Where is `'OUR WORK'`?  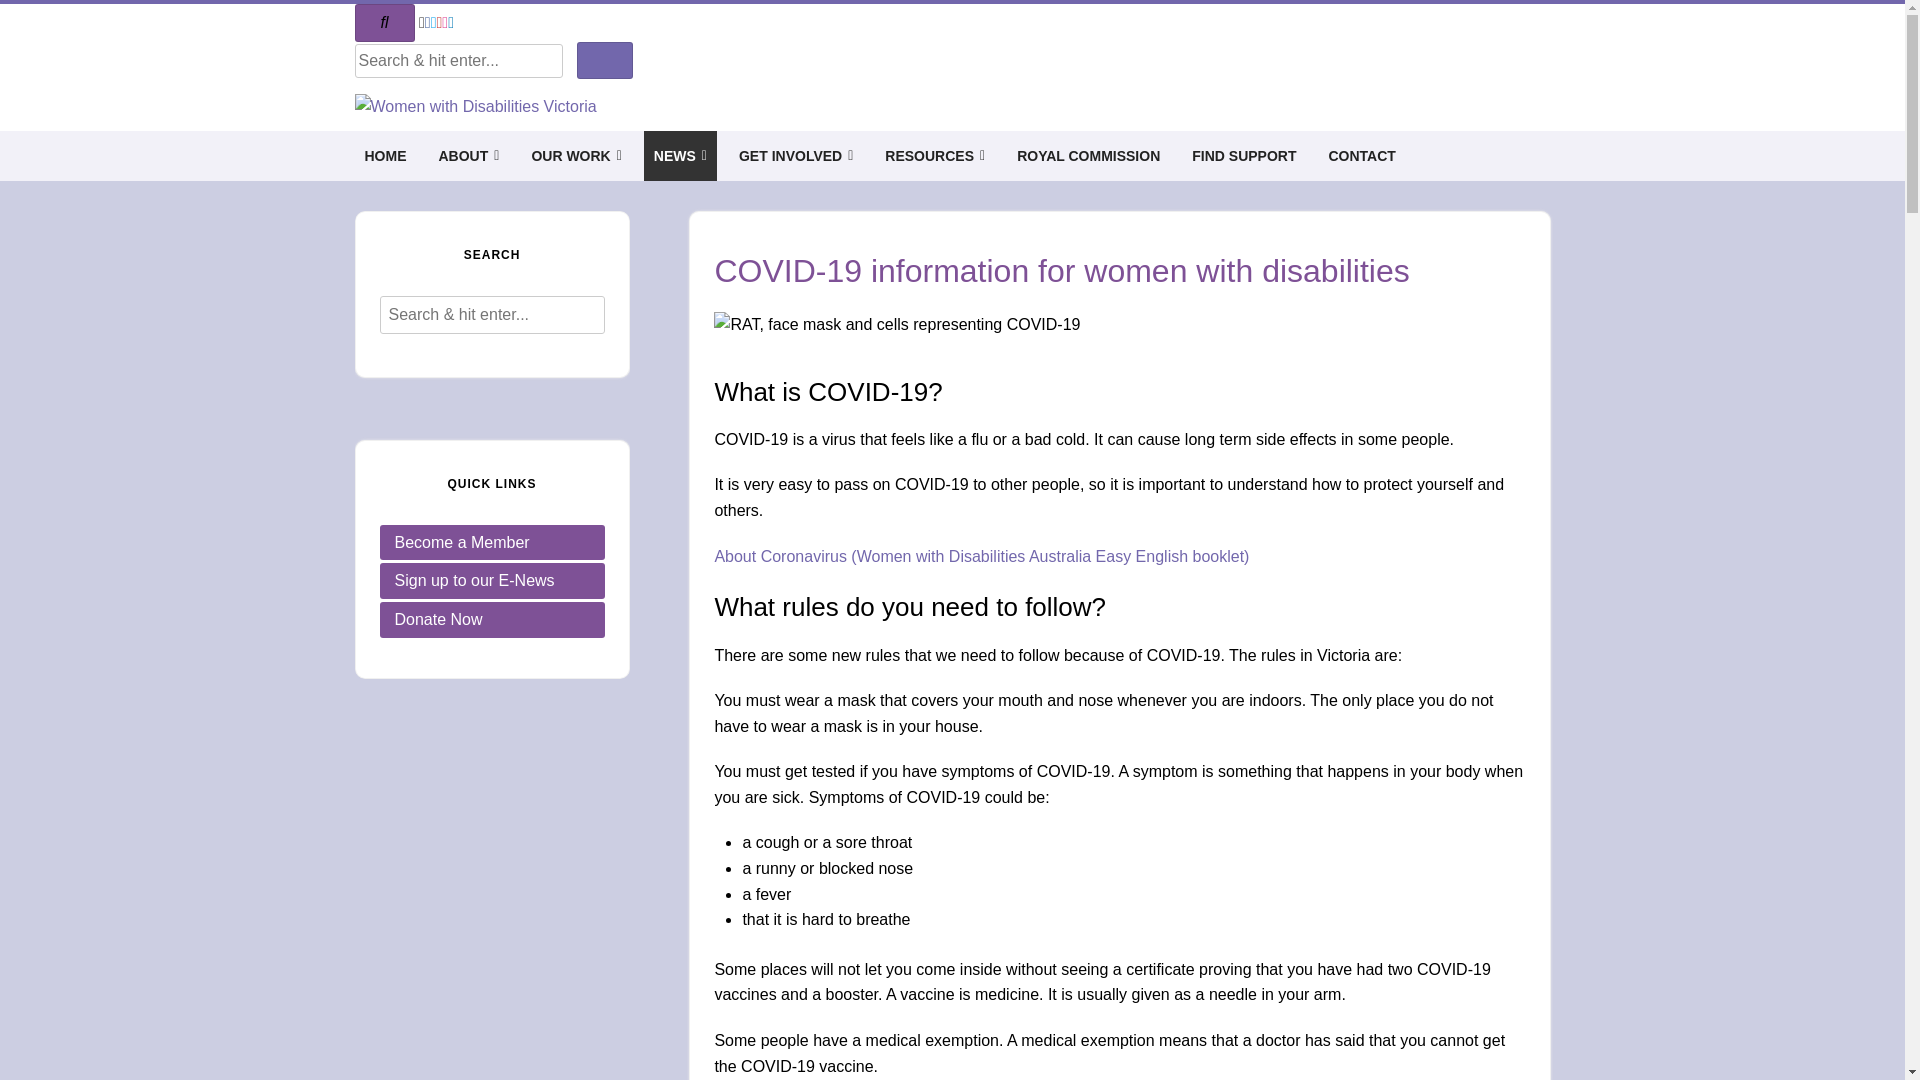 'OUR WORK' is located at coordinates (575, 154).